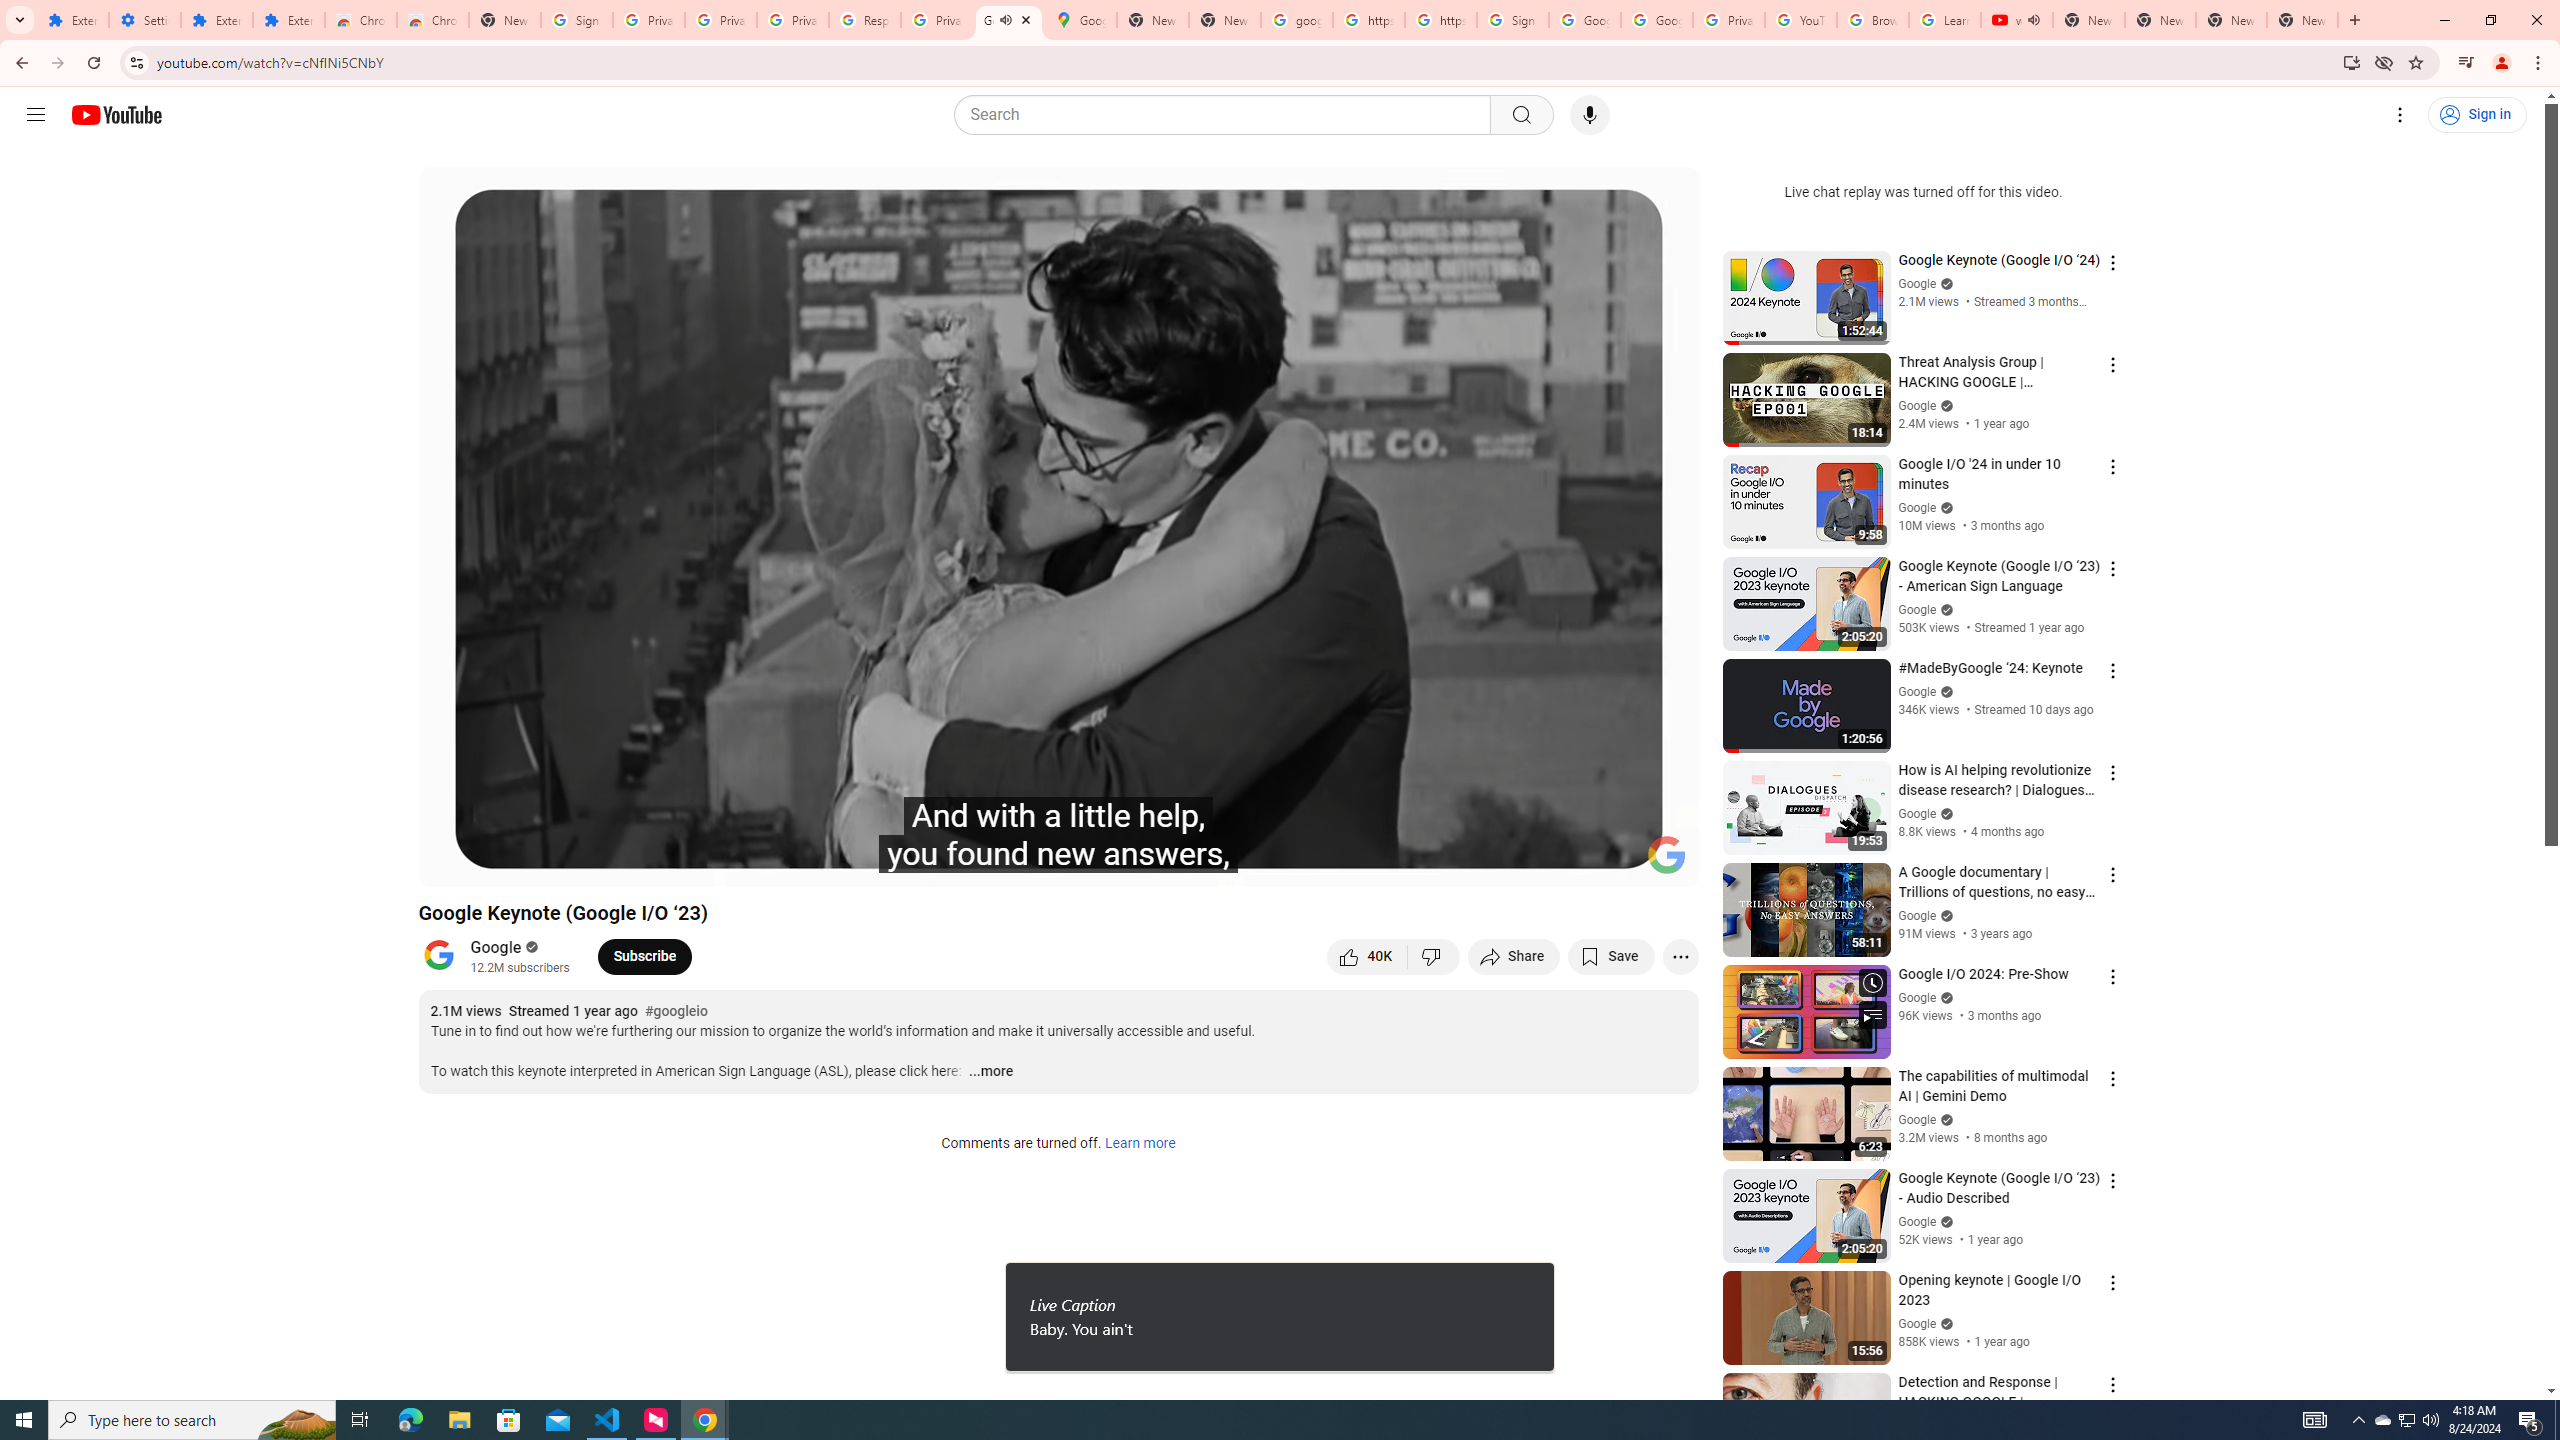 The height and width of the screenshot is (1440, 2560). What do you see at coordinates (1138, 1144) in the screenshot?
I see `'Learn more'` at bounding box center [1138, 1144].